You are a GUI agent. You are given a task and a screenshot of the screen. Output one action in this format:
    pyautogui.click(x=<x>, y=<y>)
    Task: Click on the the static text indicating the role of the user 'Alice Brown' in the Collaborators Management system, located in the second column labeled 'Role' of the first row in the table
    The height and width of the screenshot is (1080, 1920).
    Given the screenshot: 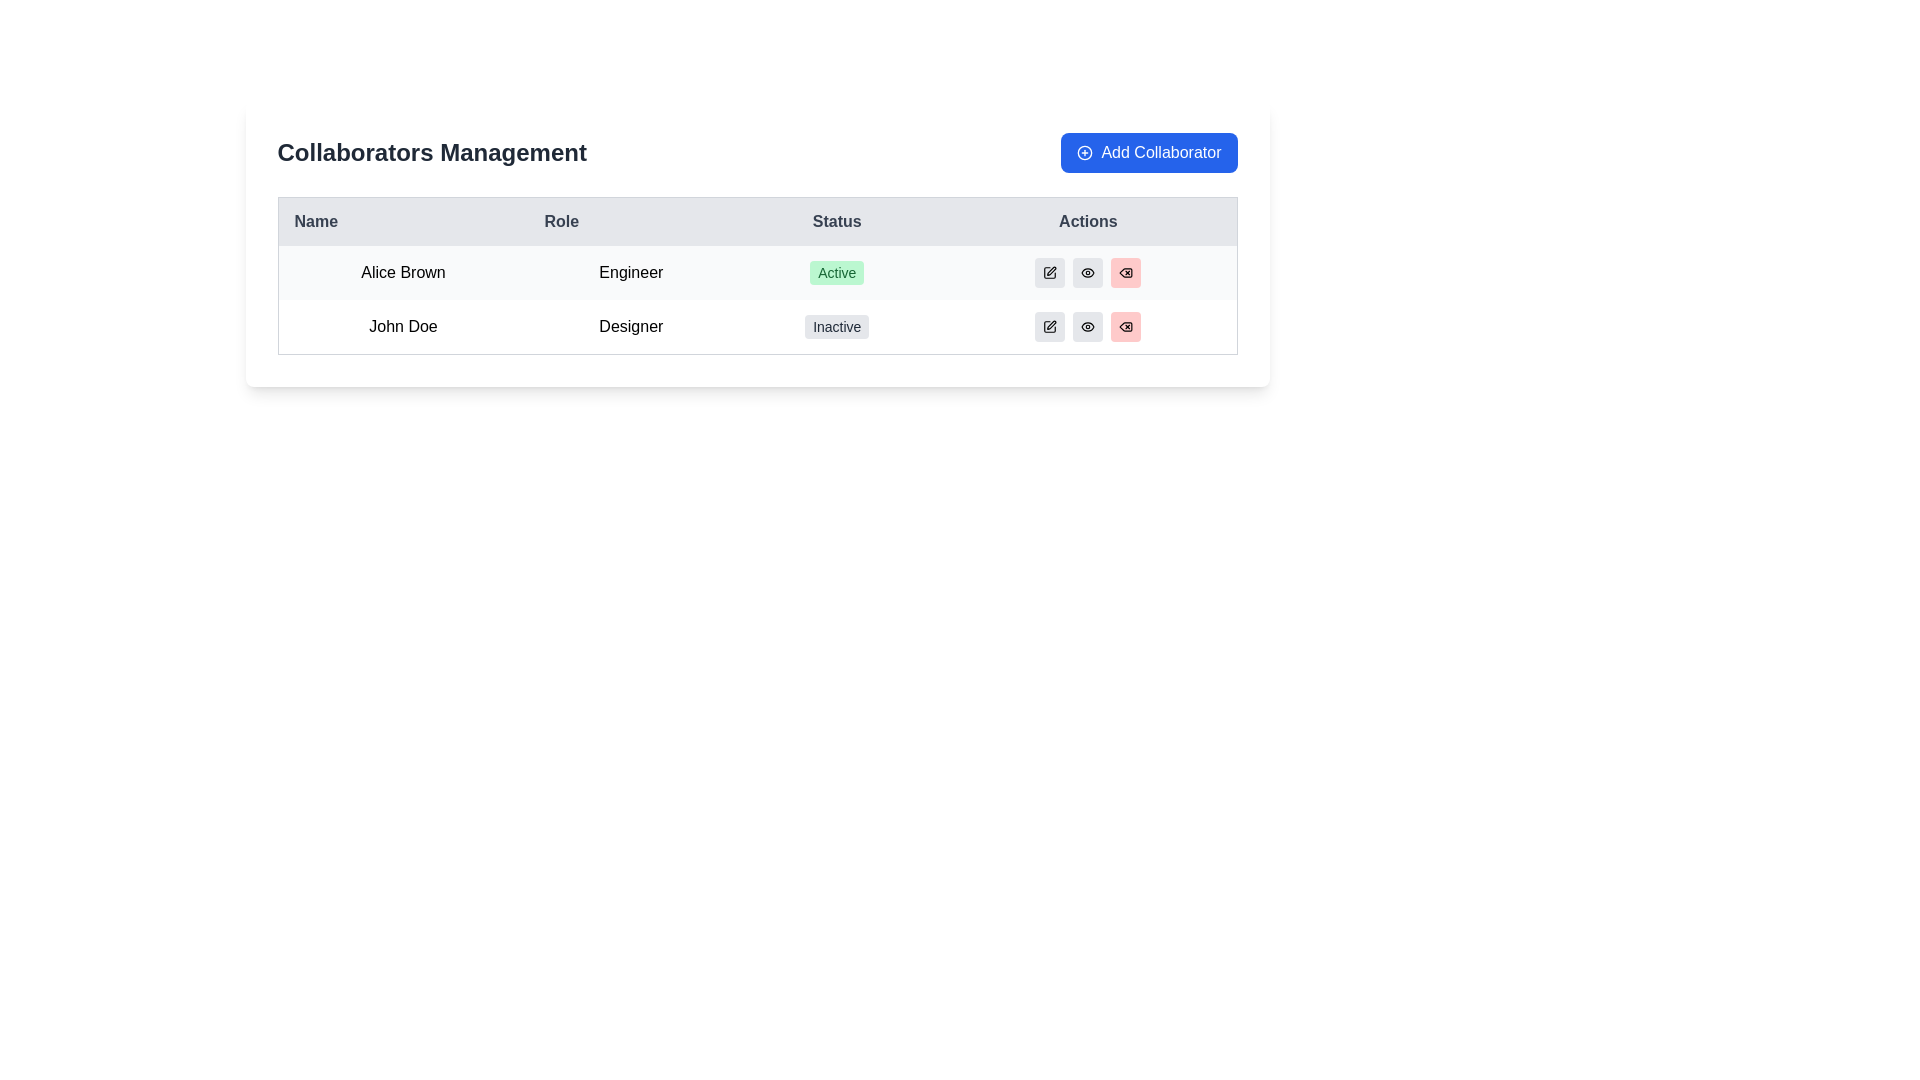 What is the action you would take?
    pyautogui.click(x=630, y=273)
    